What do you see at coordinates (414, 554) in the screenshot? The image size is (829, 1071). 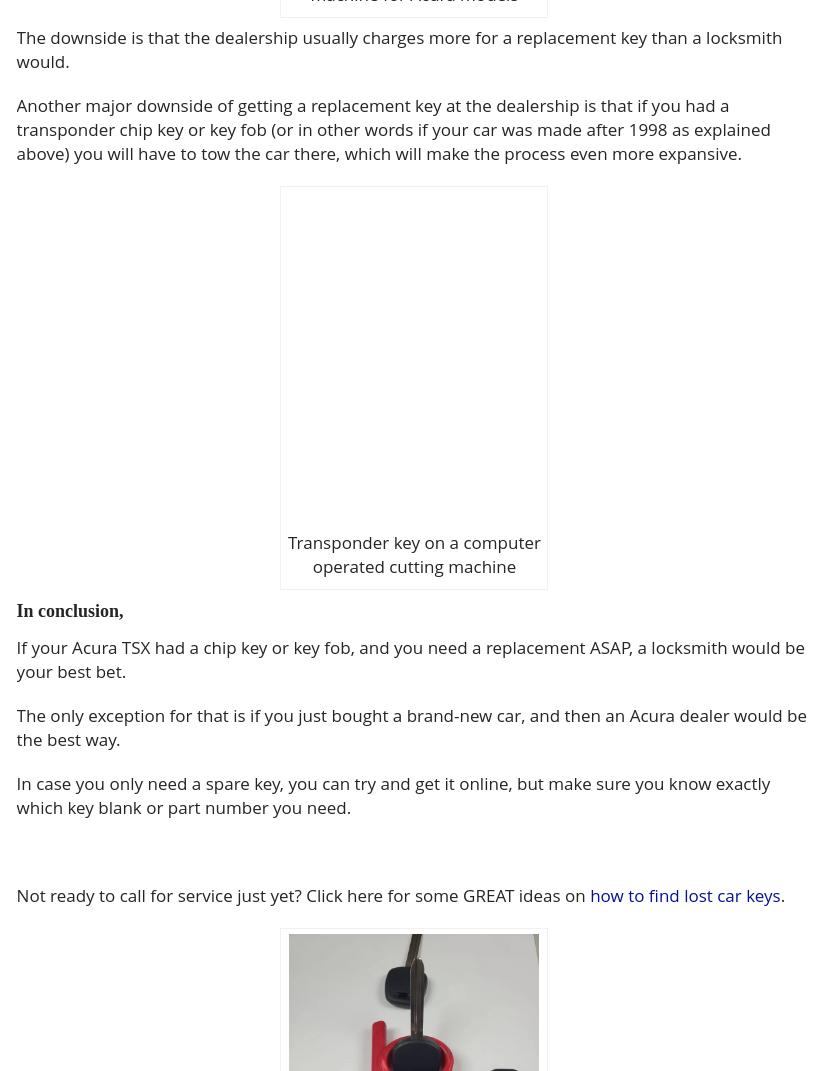 I see `'Transponder key on a computer operated cutting machine'` at bounding box center [414, 554].